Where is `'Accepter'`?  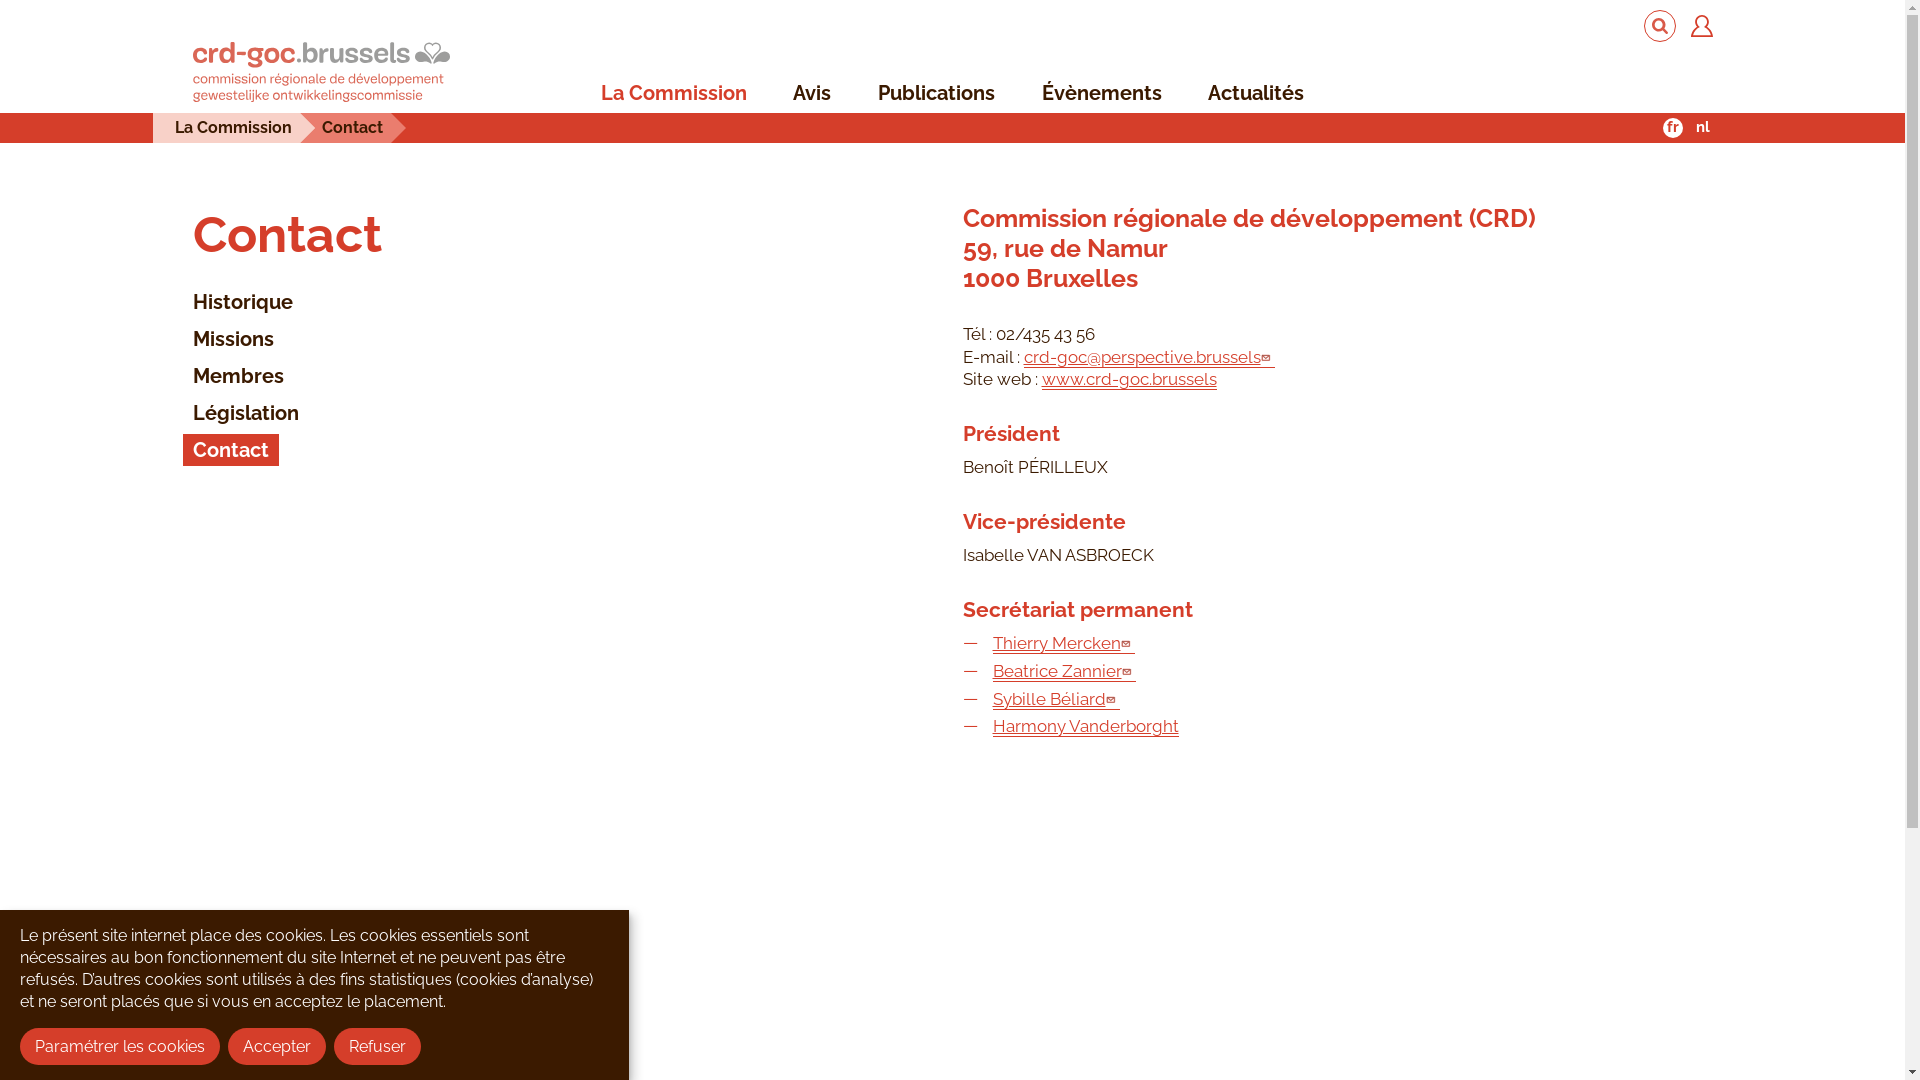
'Accepter' is located at coordinates (276, 1045).